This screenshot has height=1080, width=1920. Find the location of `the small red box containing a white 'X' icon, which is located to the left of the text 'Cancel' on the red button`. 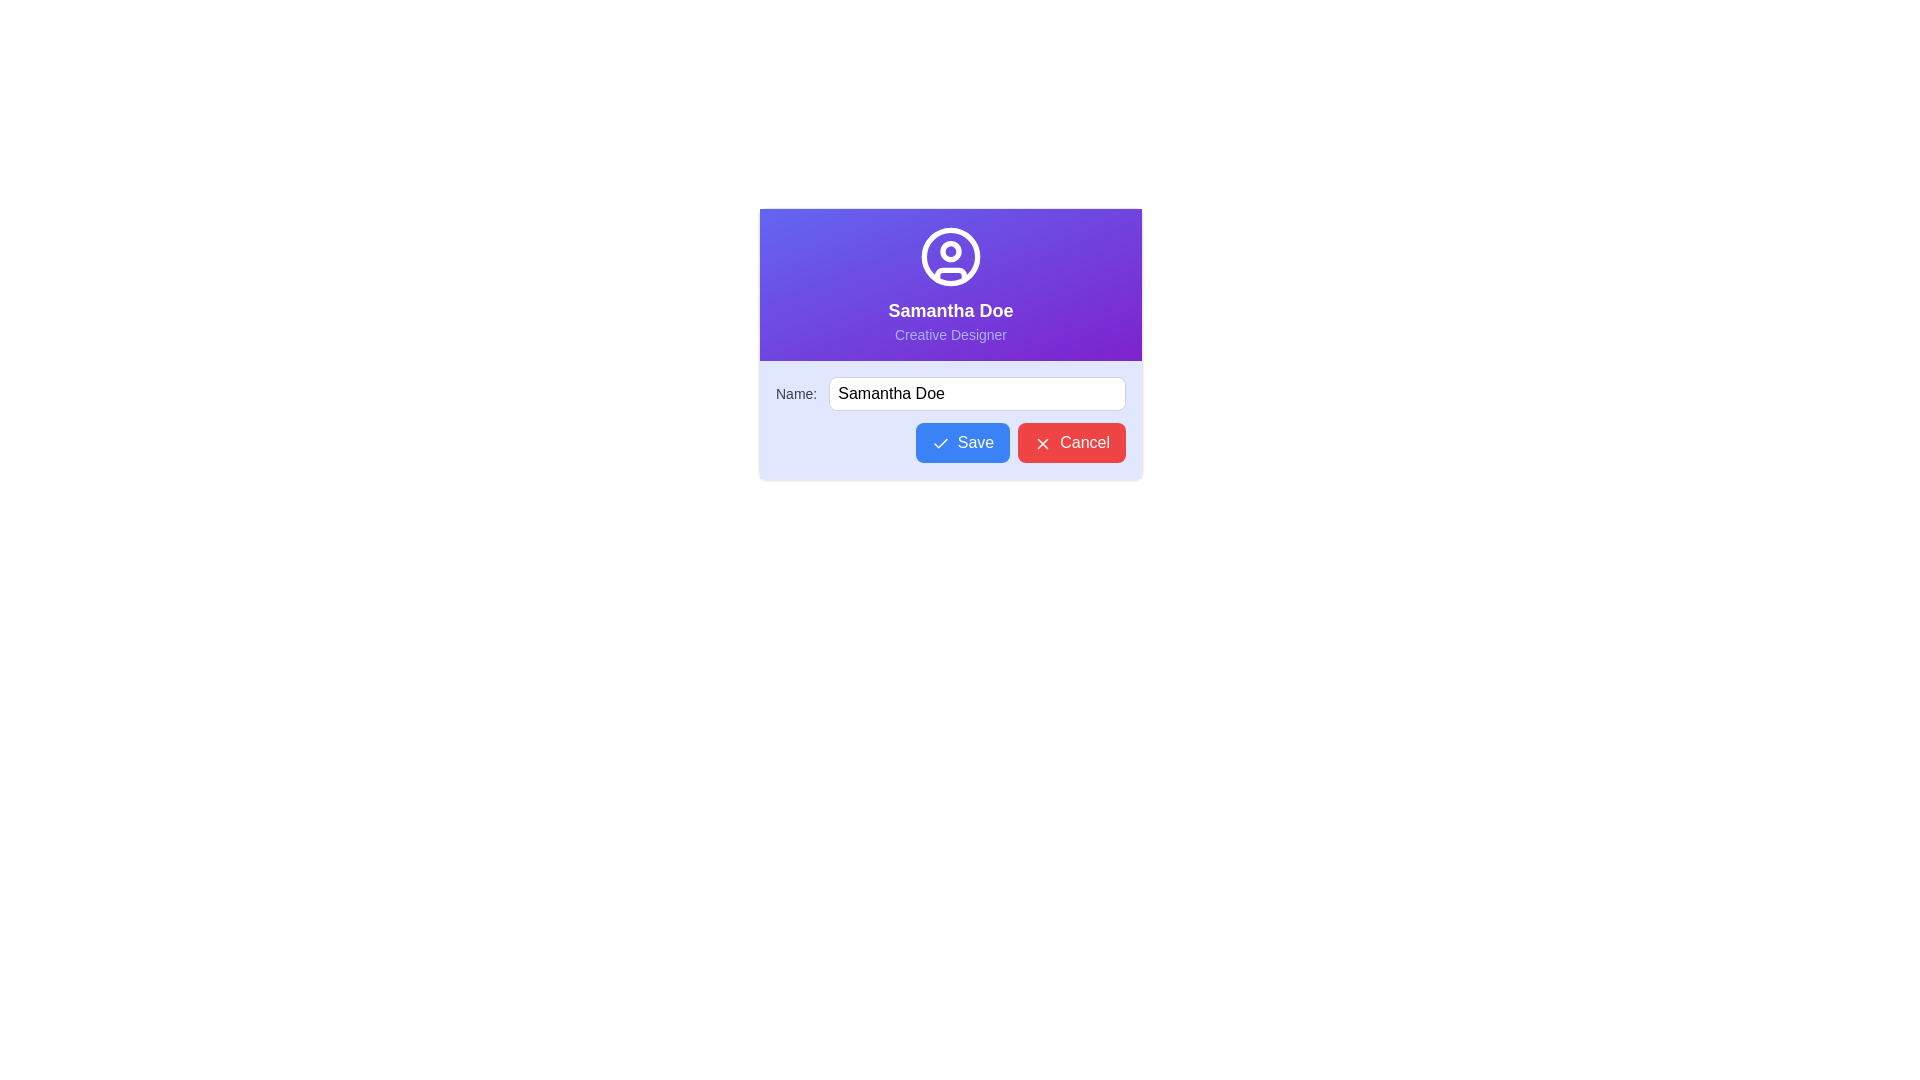

the small red box containing a white 'X' icon, which is located to the left of the text 'Cancel' on the red button is located at coordinates (1042, 442).